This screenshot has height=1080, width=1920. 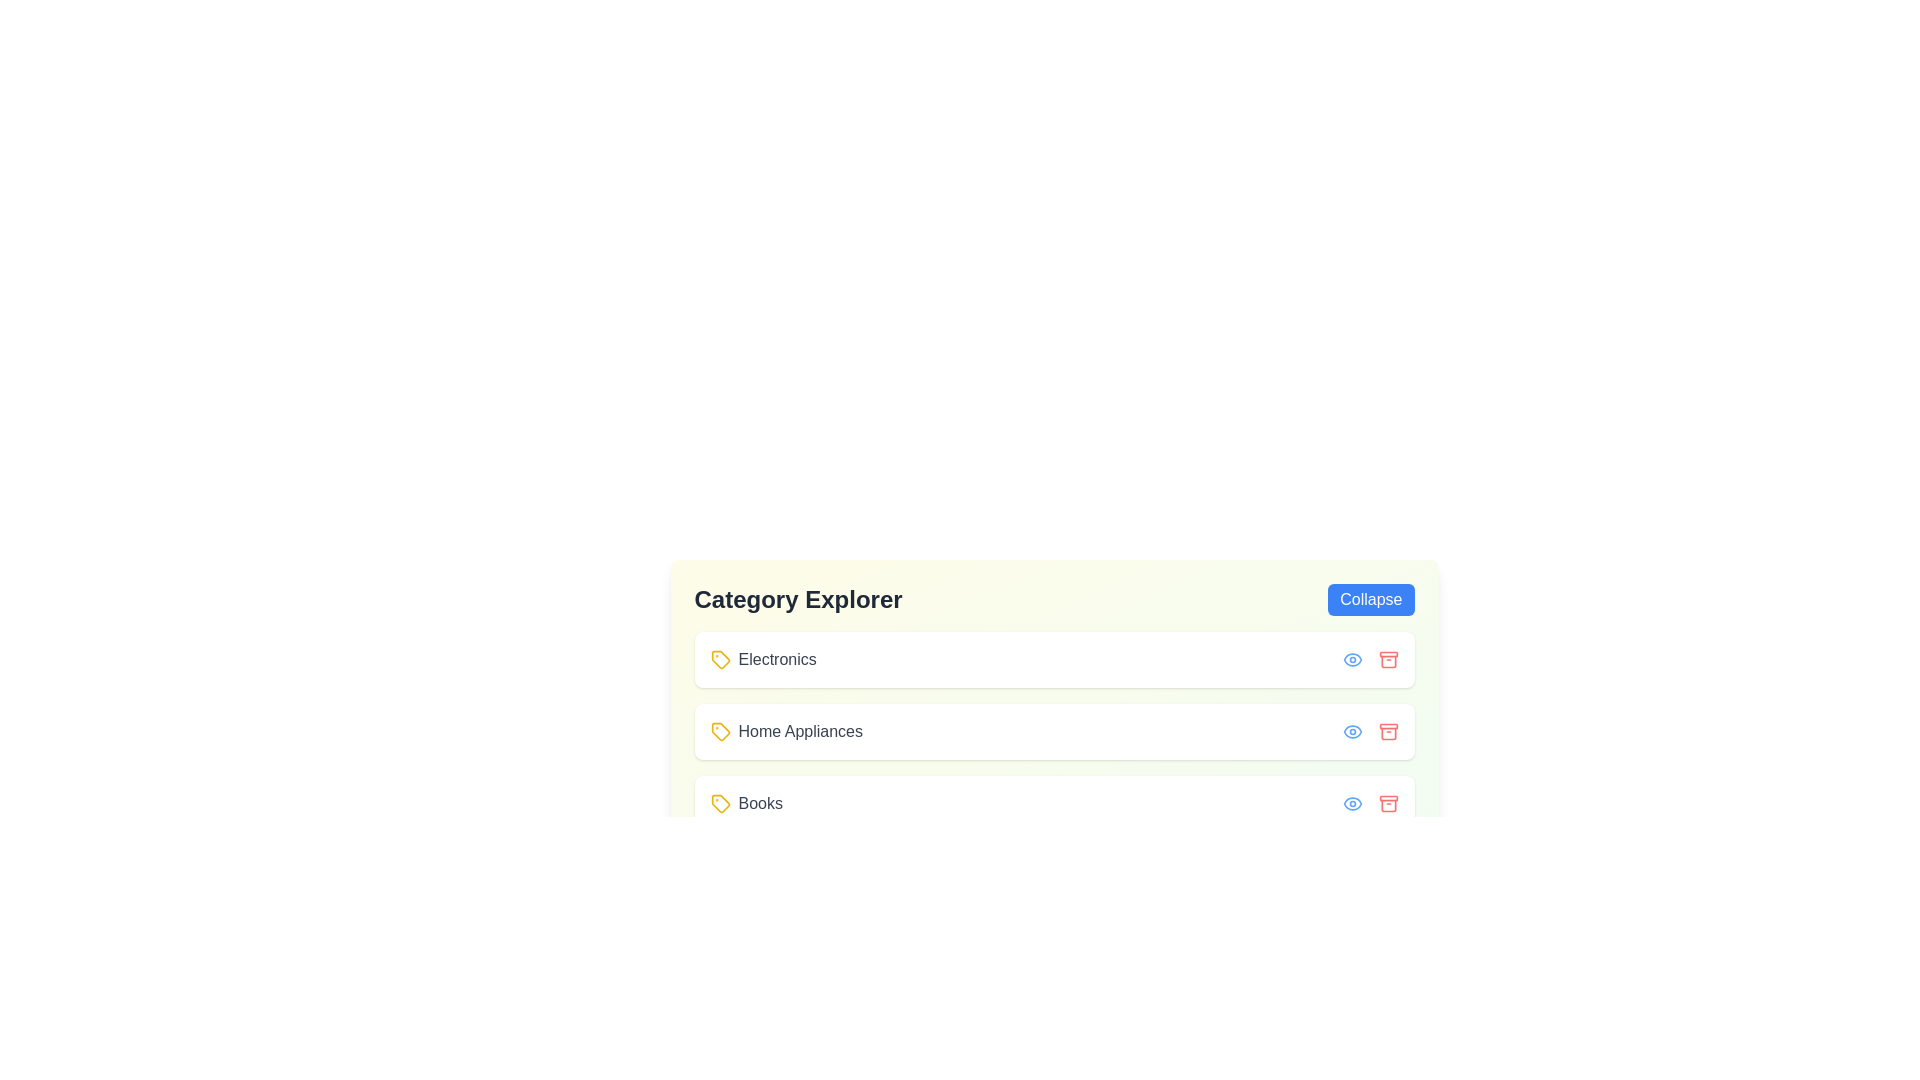 I want to click on the second category card within the 'Category Explorer' section that has a yellow-to-green gradient background and is positioned between the 'Electronics' and 'Books' cards, so click(x=1053, y=740).